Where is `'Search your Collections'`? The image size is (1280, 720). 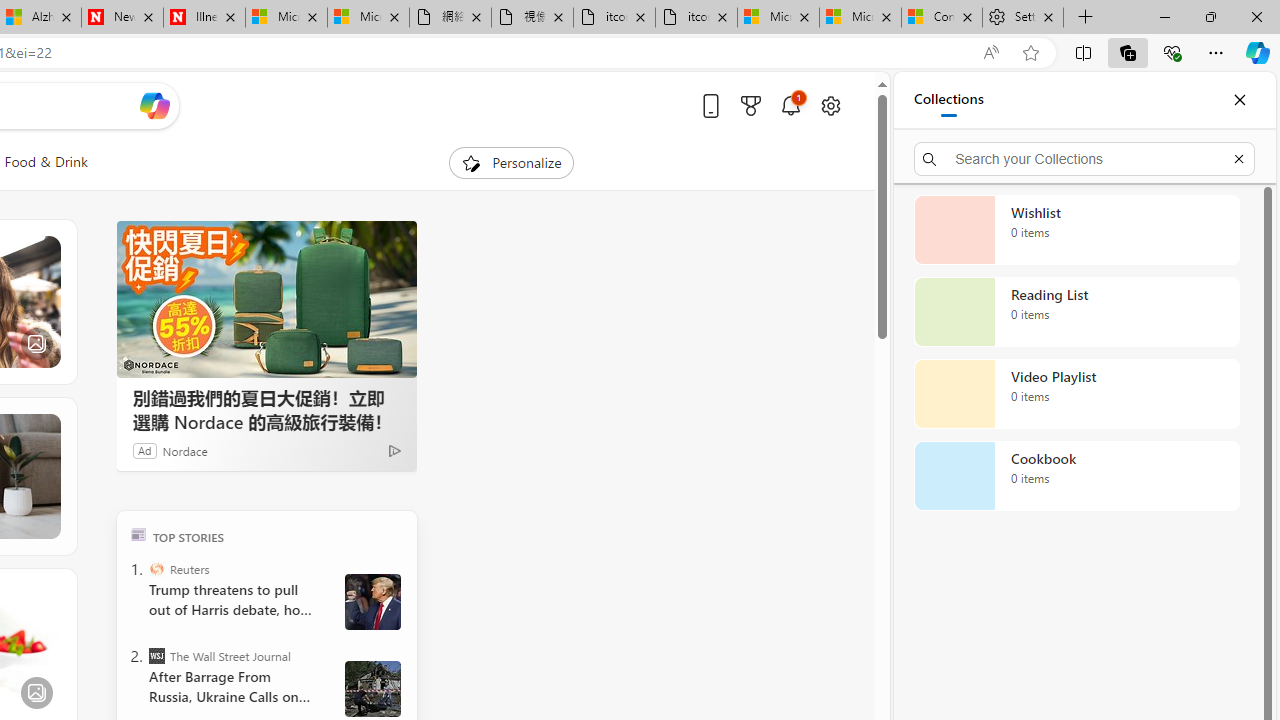
'Search your Collections' is located at coordinates (1083, 158).